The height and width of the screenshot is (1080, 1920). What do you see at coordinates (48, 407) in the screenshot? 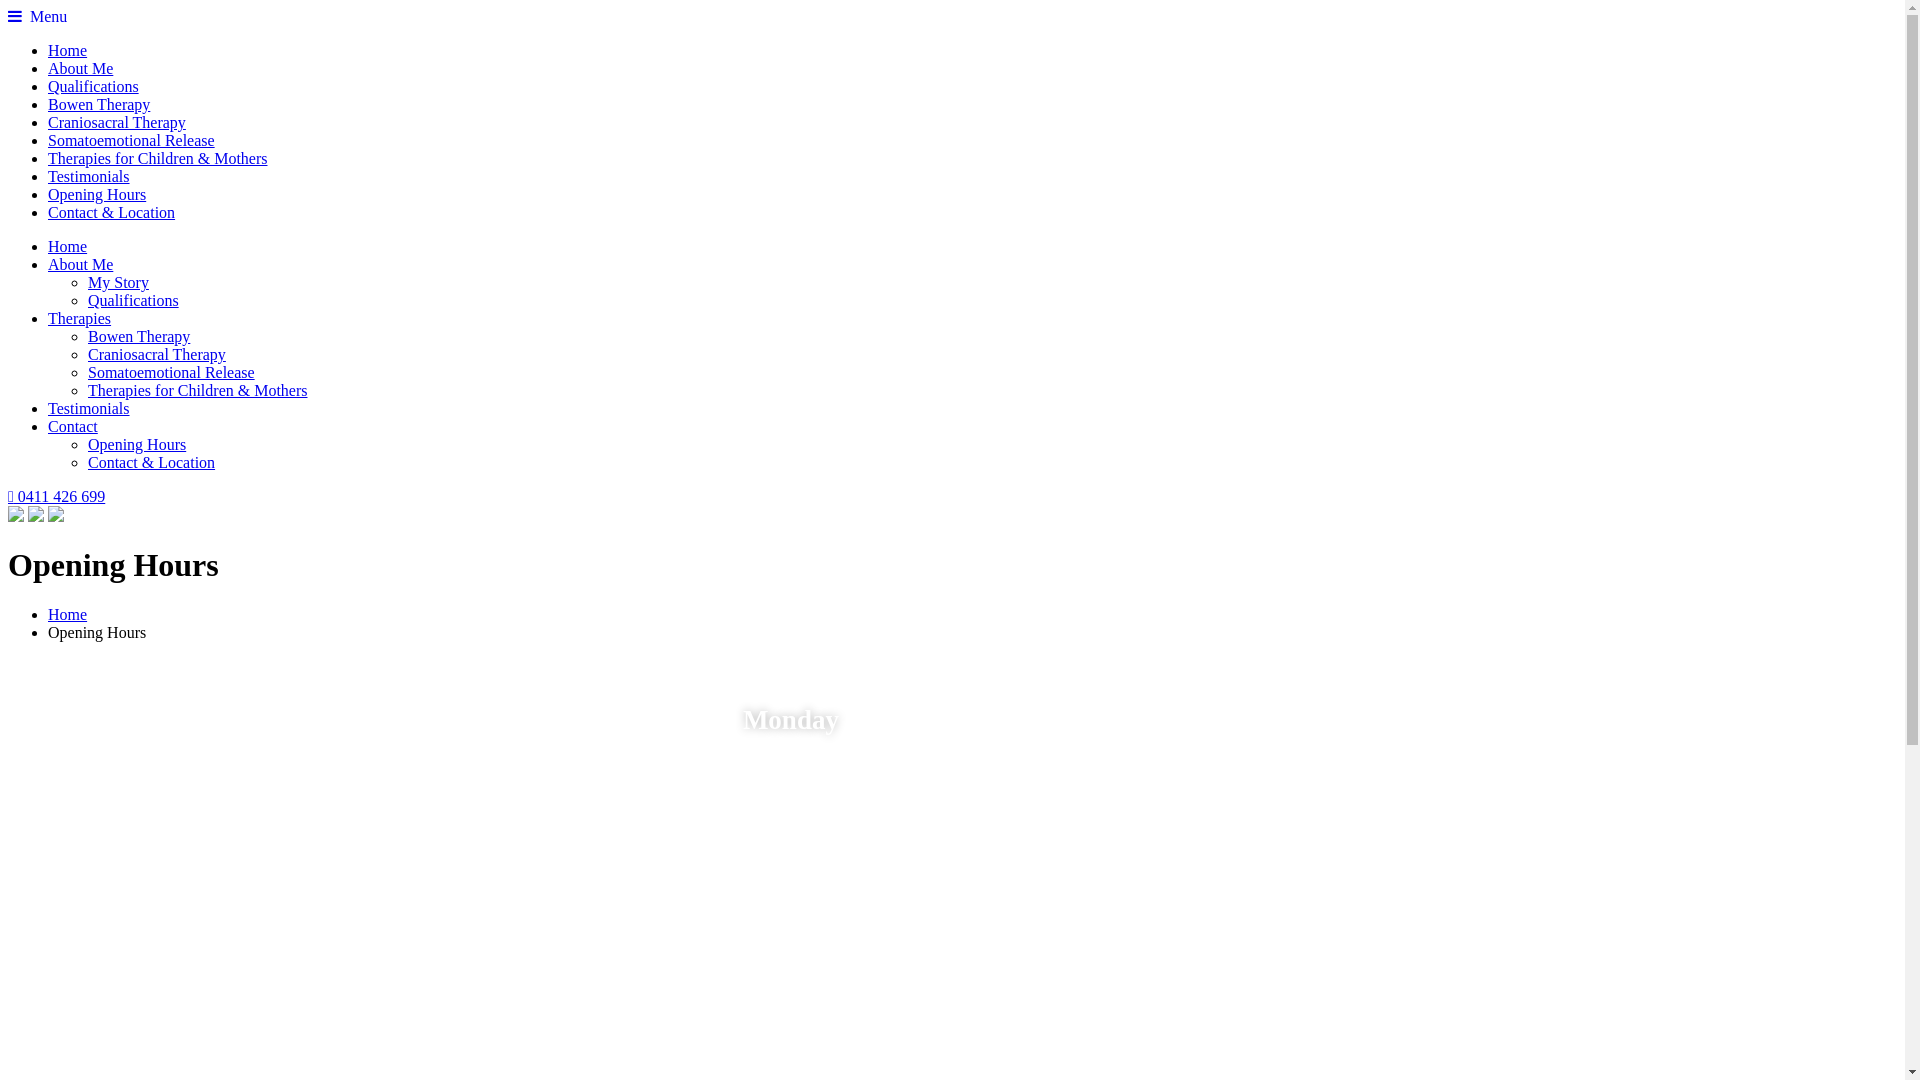
I see `'Testimonials'` at bounding box center [48, 407].